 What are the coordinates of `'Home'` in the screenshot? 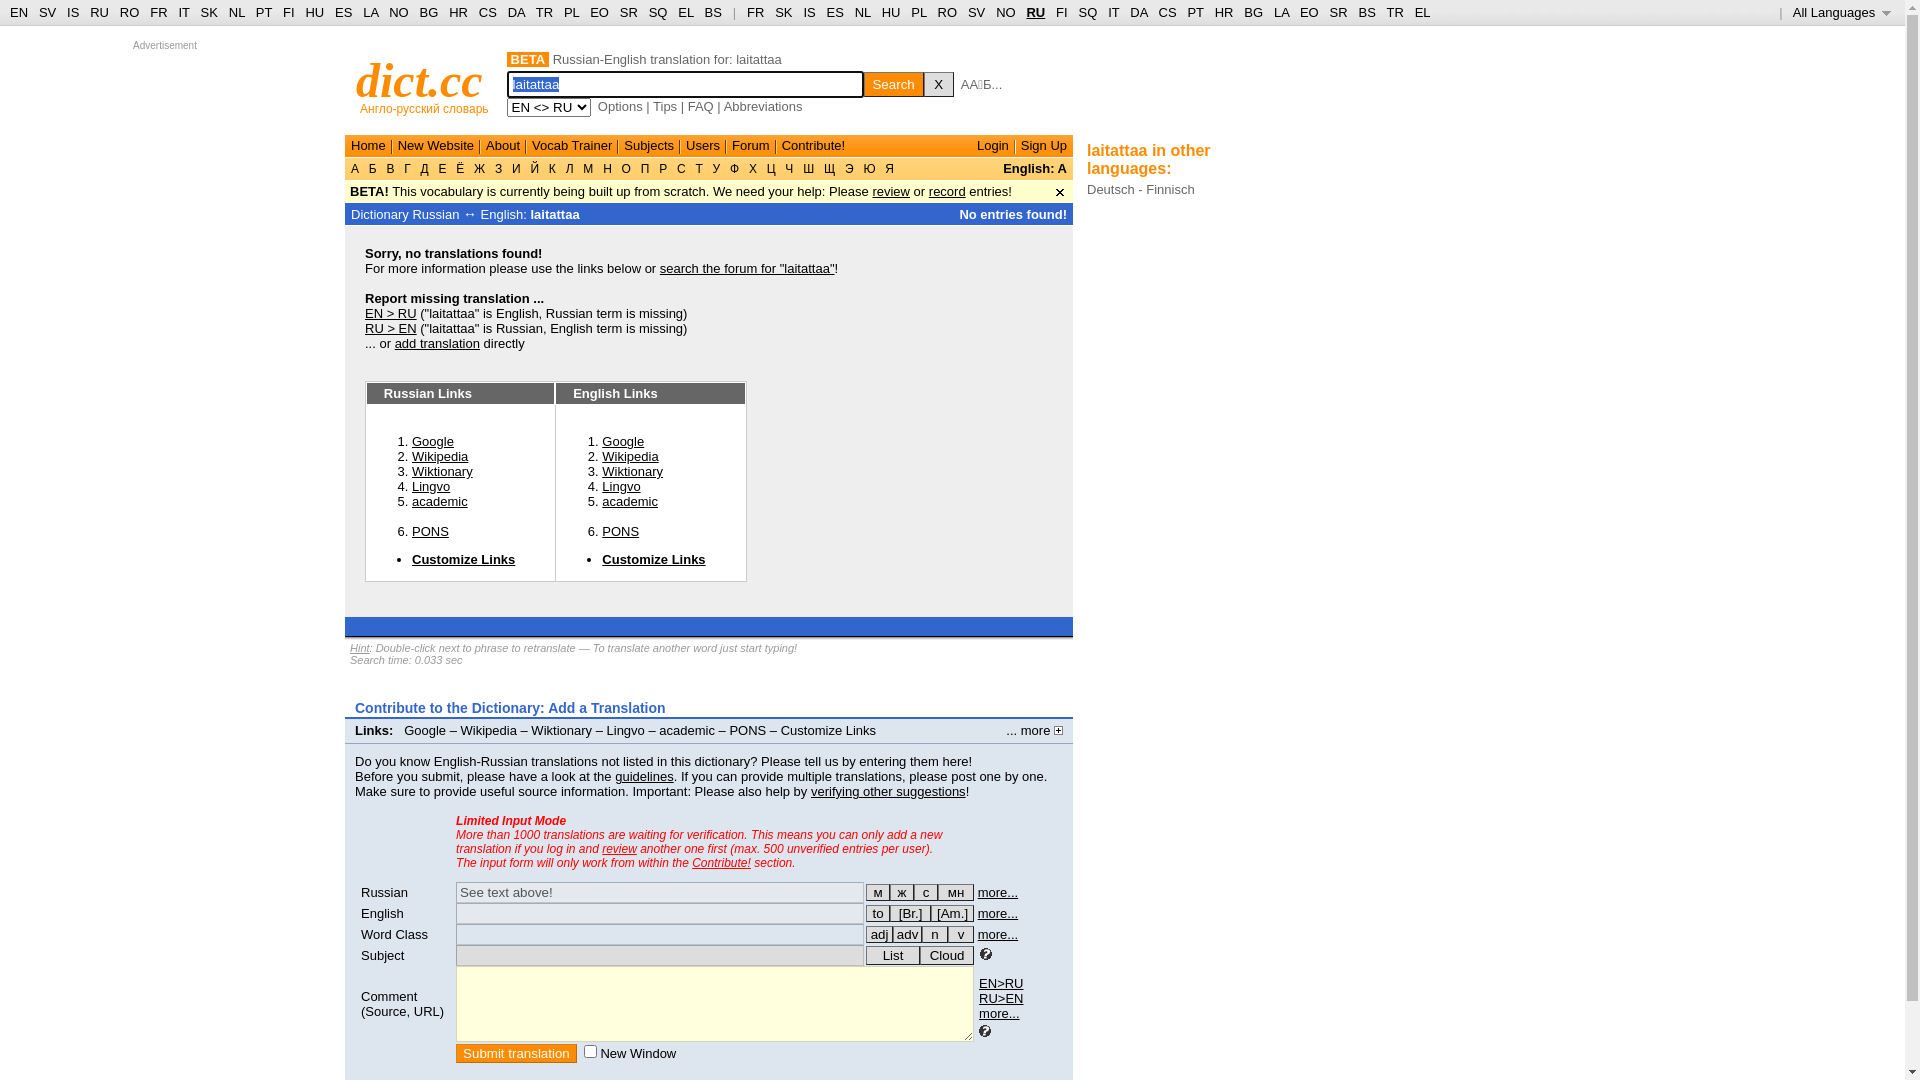 It's located at (368, 144).